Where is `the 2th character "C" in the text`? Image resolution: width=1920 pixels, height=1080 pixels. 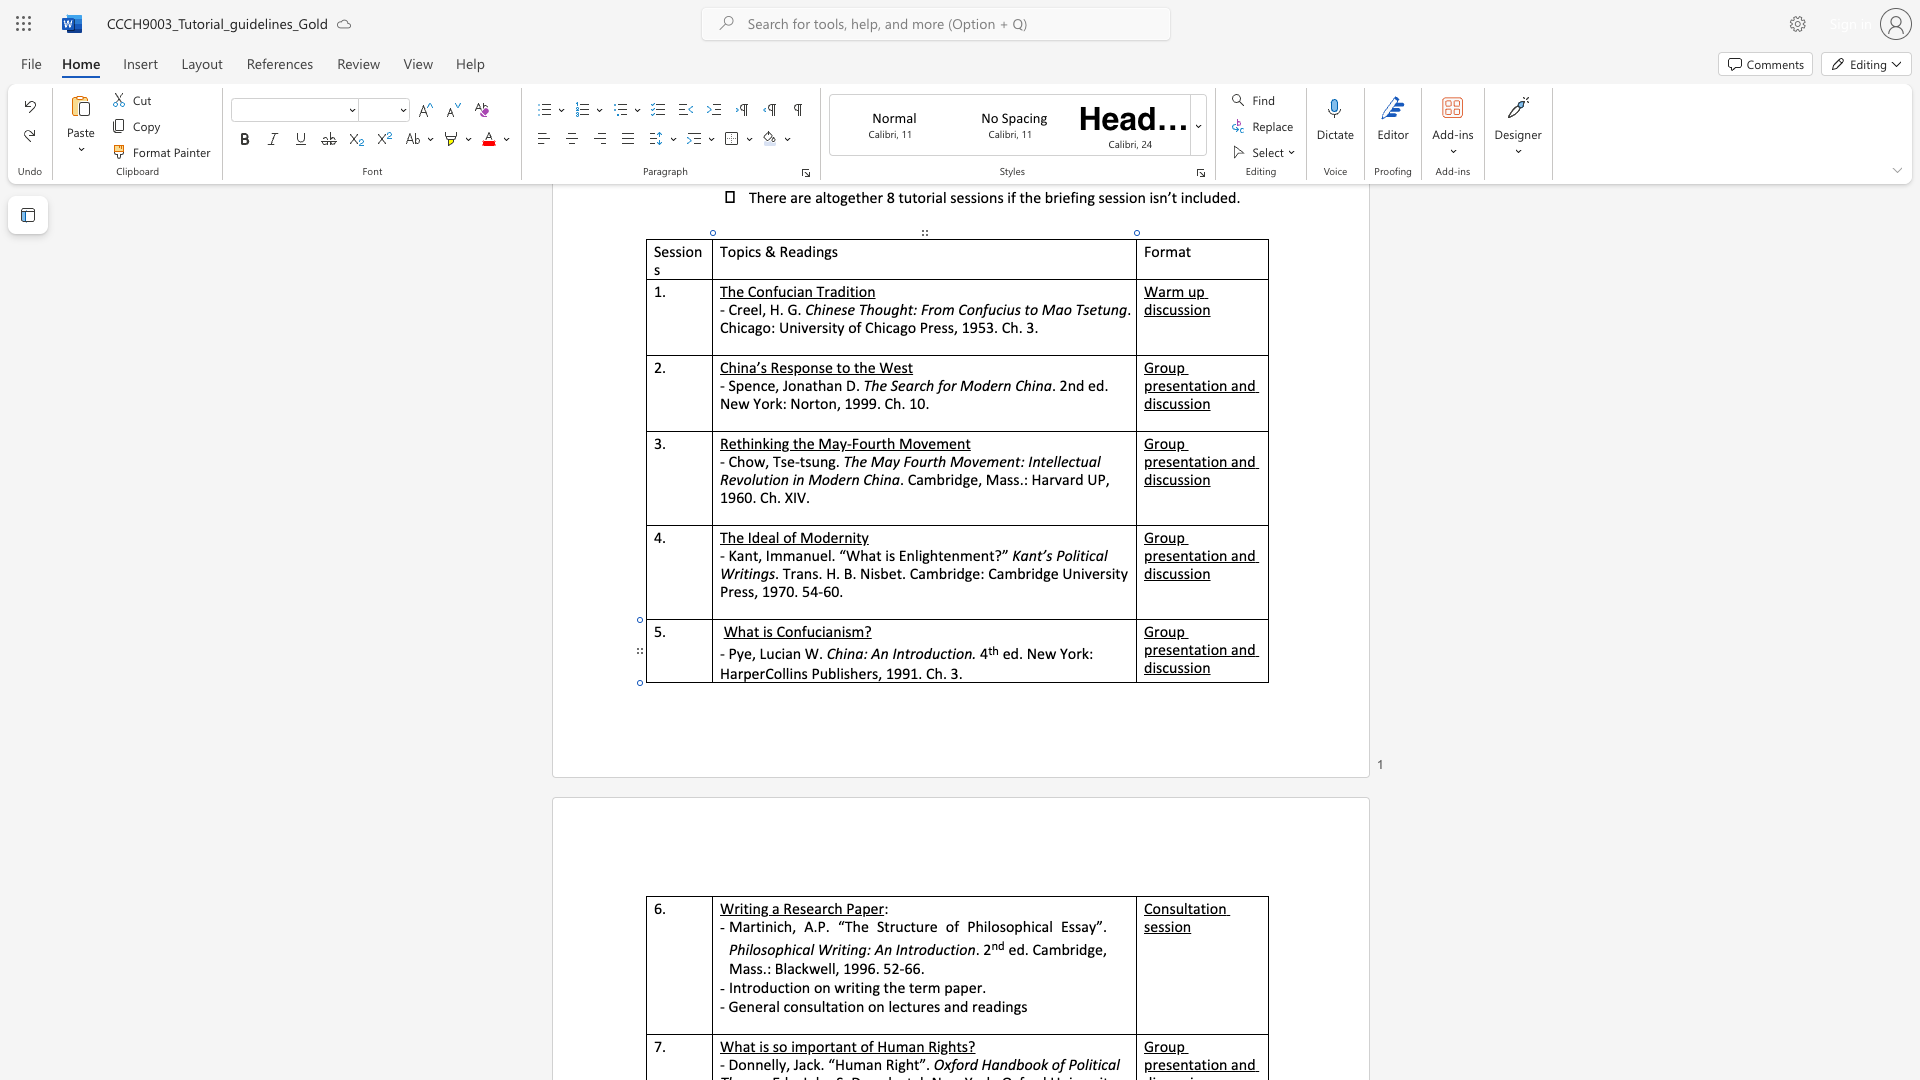
the 2th character "C" in the text is located at coordinates (929, 673).